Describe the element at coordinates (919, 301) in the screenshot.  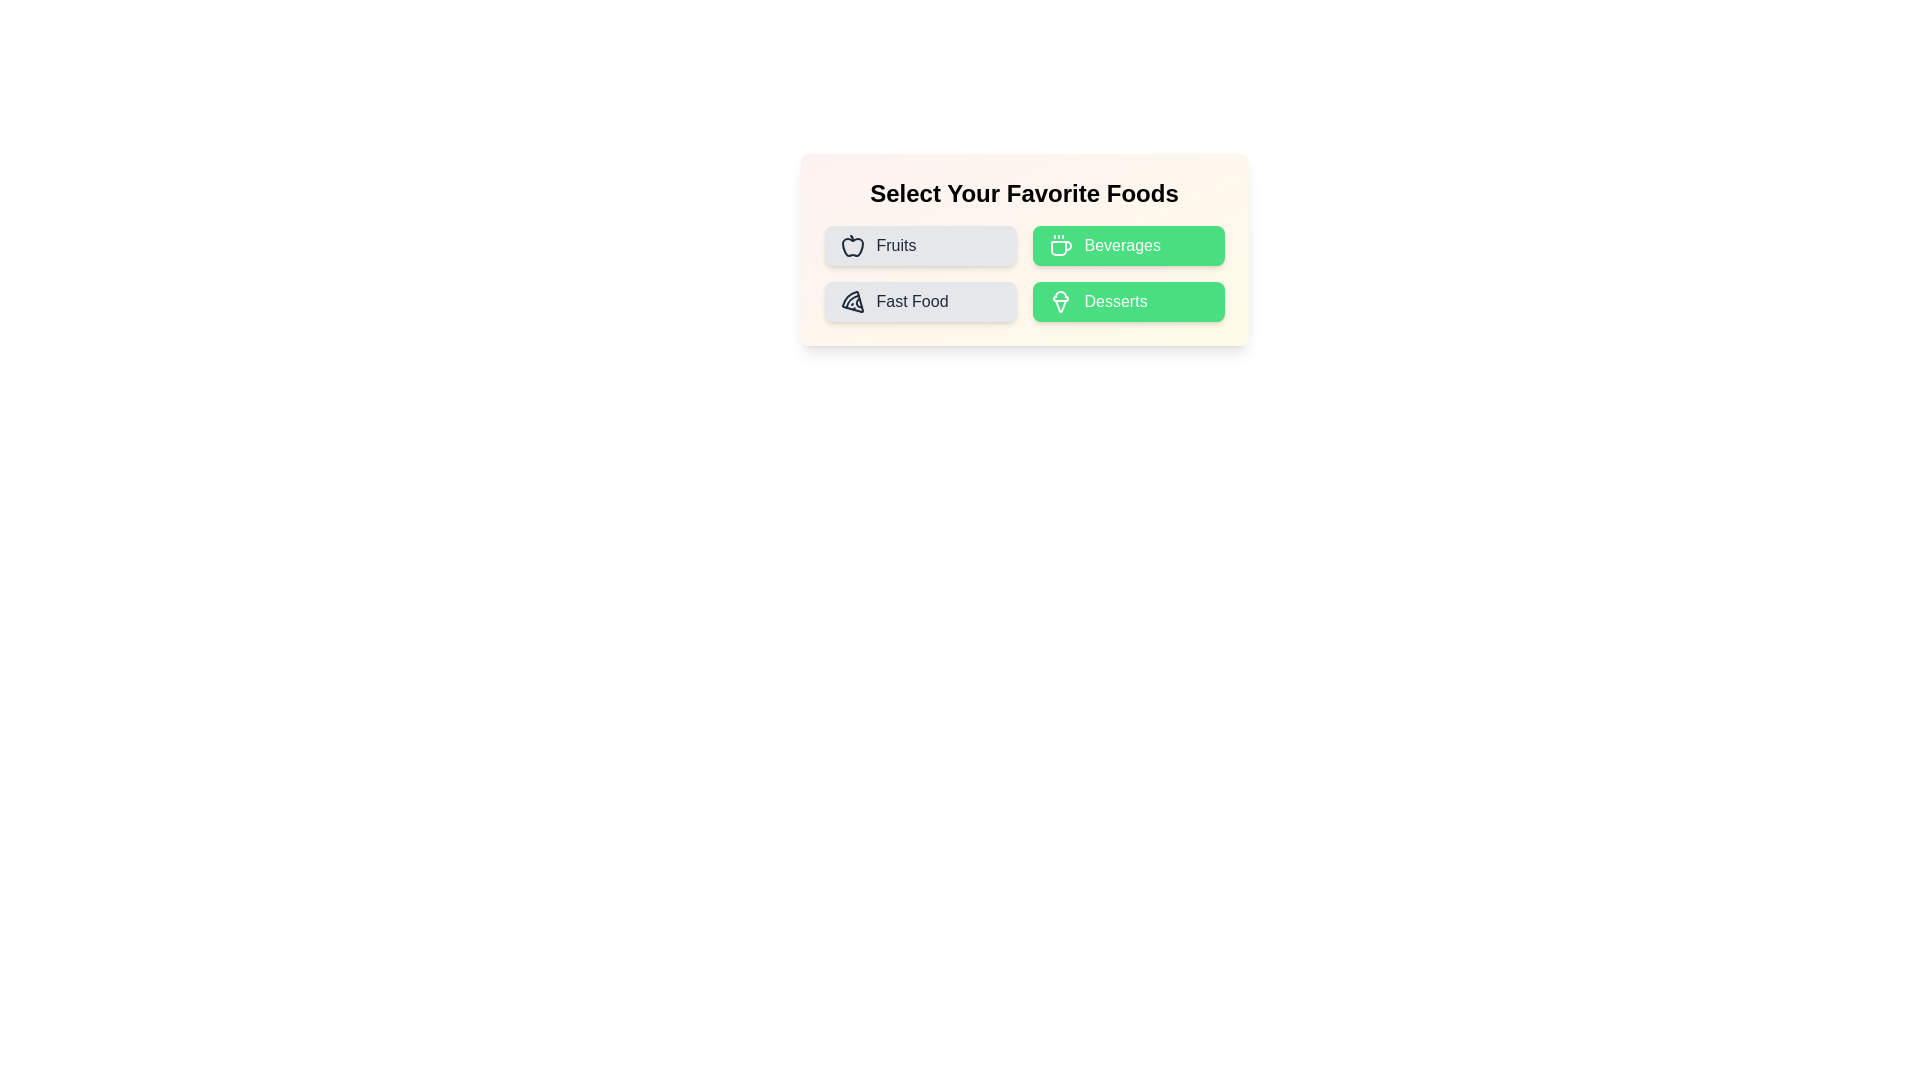
I see `the food category Fast Food by clicking its corresponding button` at that location.